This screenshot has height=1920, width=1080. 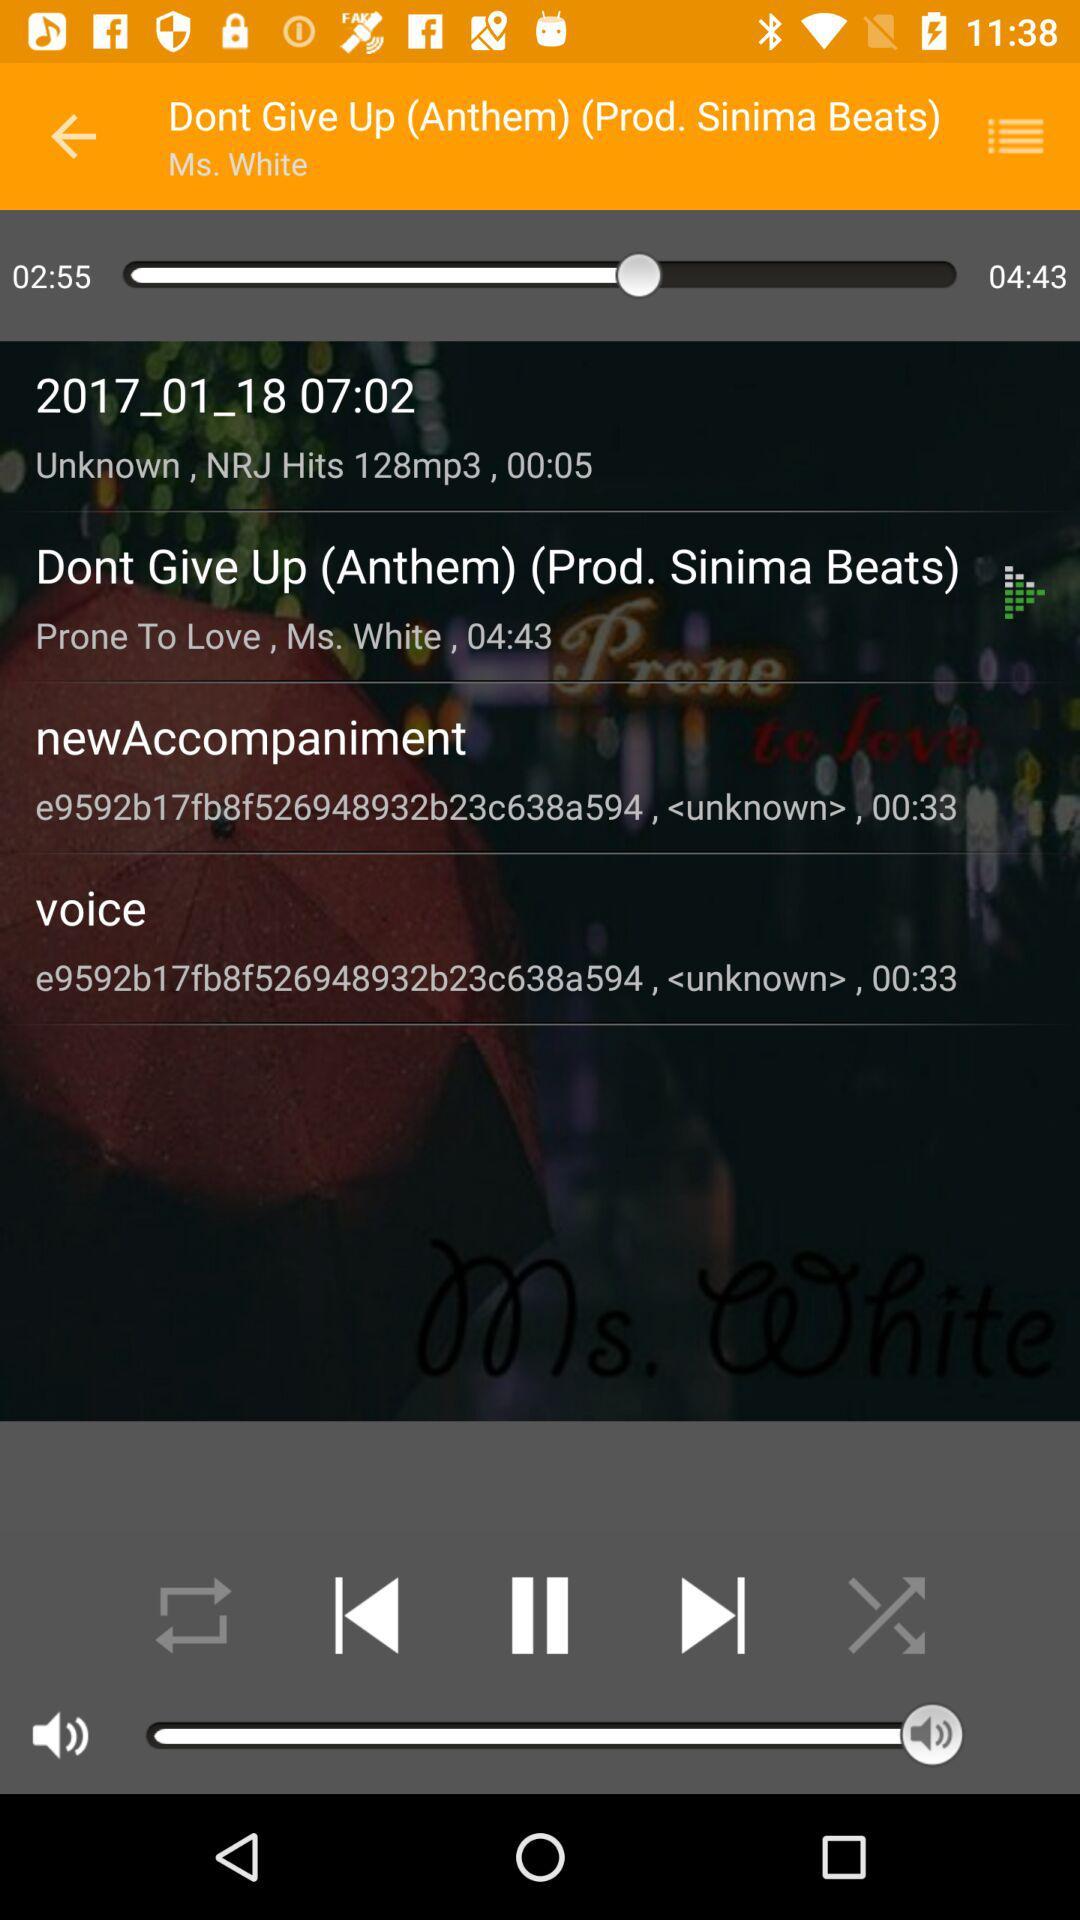 What do you see at coordinates (1028, 135) in the screenshot?
I see `the national_flag icon` at bounding box center [1028, 135].